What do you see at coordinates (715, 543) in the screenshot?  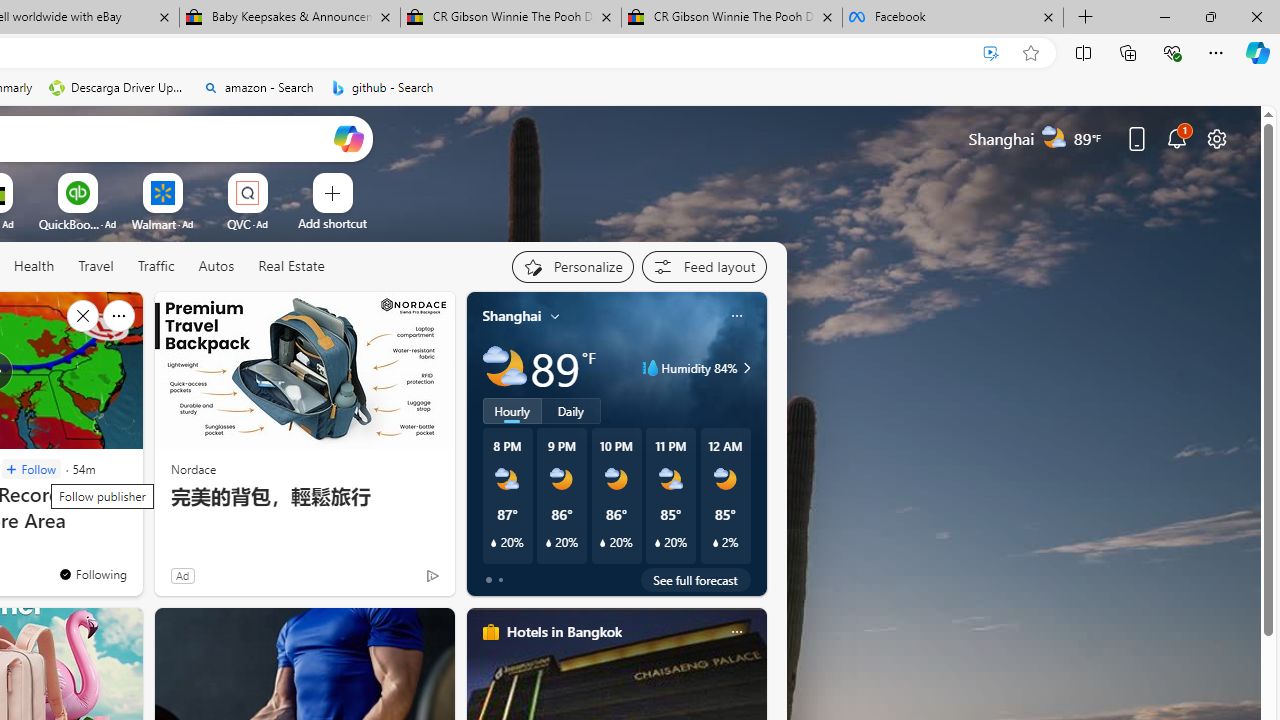 I see `'Class: weather-current-precipitation-glyph'` at bounding box center [715, 543].